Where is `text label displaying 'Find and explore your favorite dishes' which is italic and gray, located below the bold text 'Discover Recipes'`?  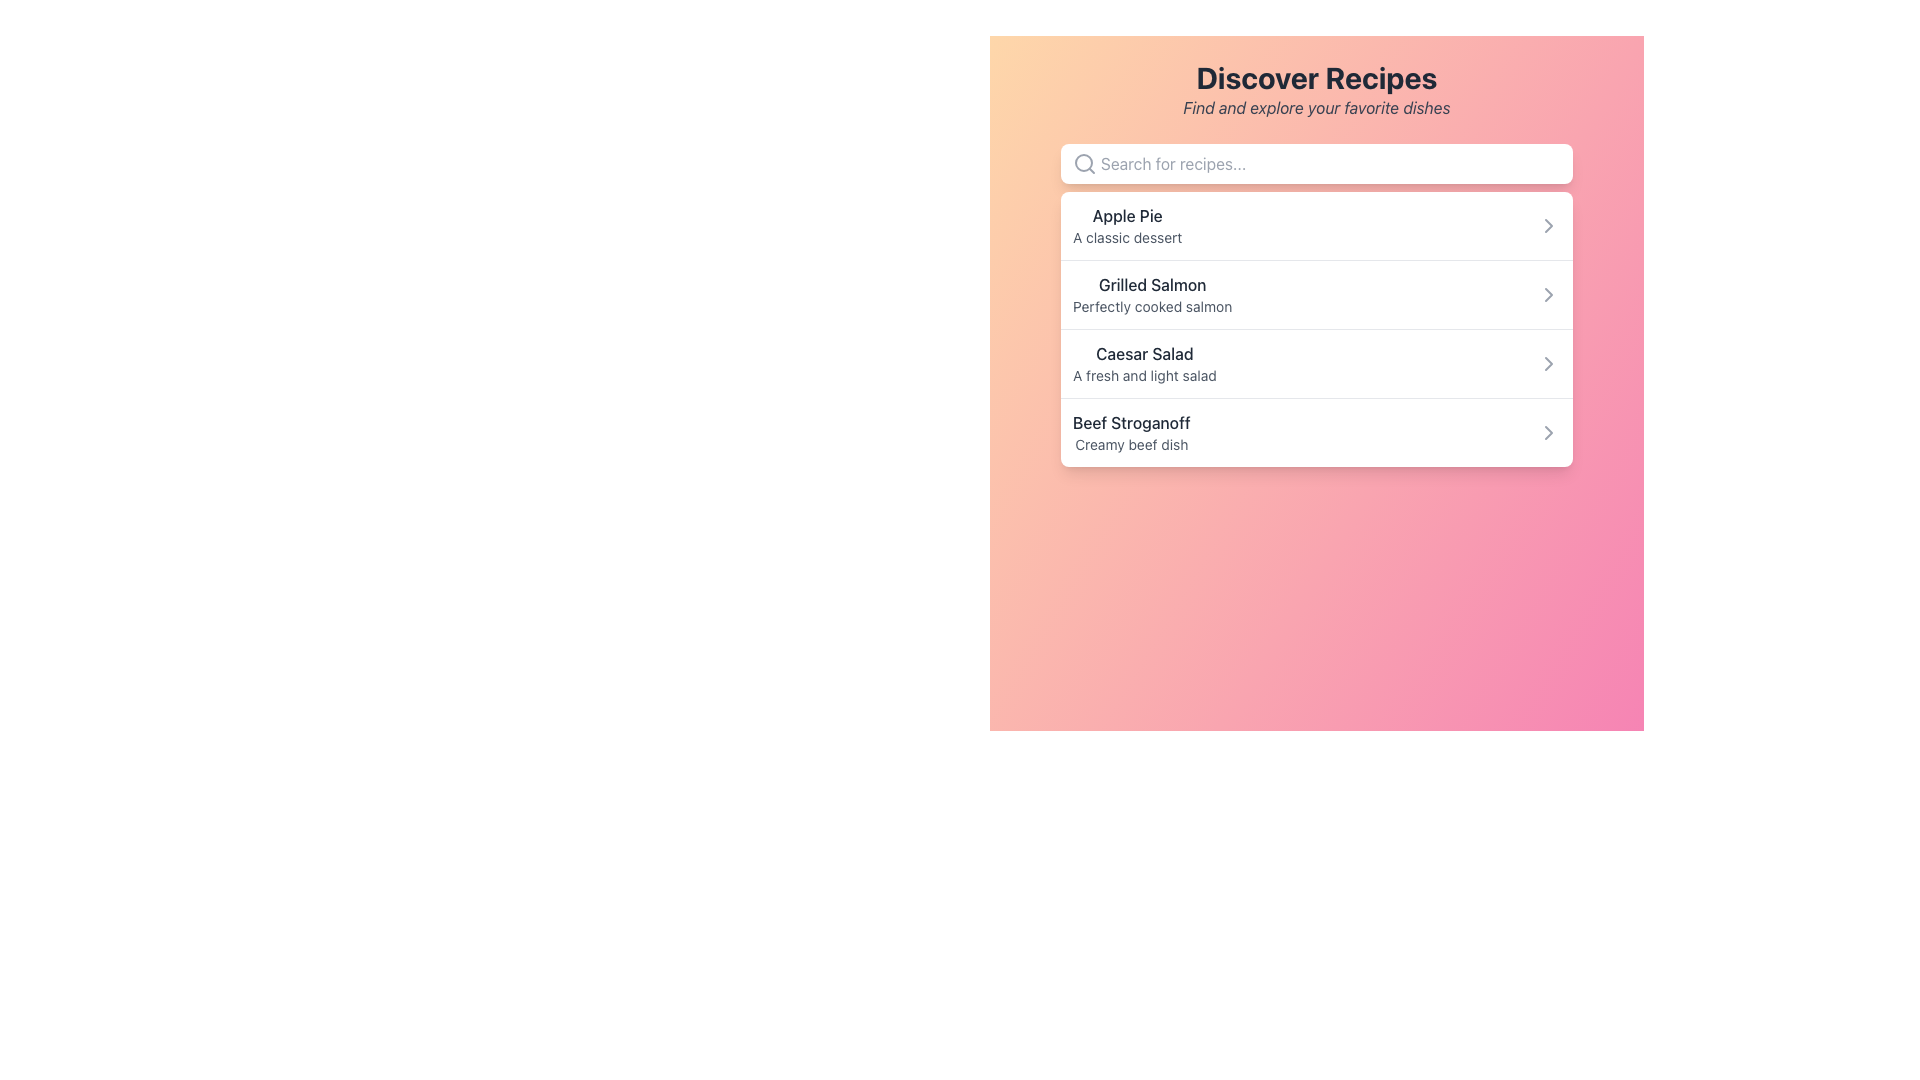 text label displaying 'Find and explore your favorite dishes' which is italic and gray, located below the bold text 'Discover Recipes' is located at coordinates (1316, 108).